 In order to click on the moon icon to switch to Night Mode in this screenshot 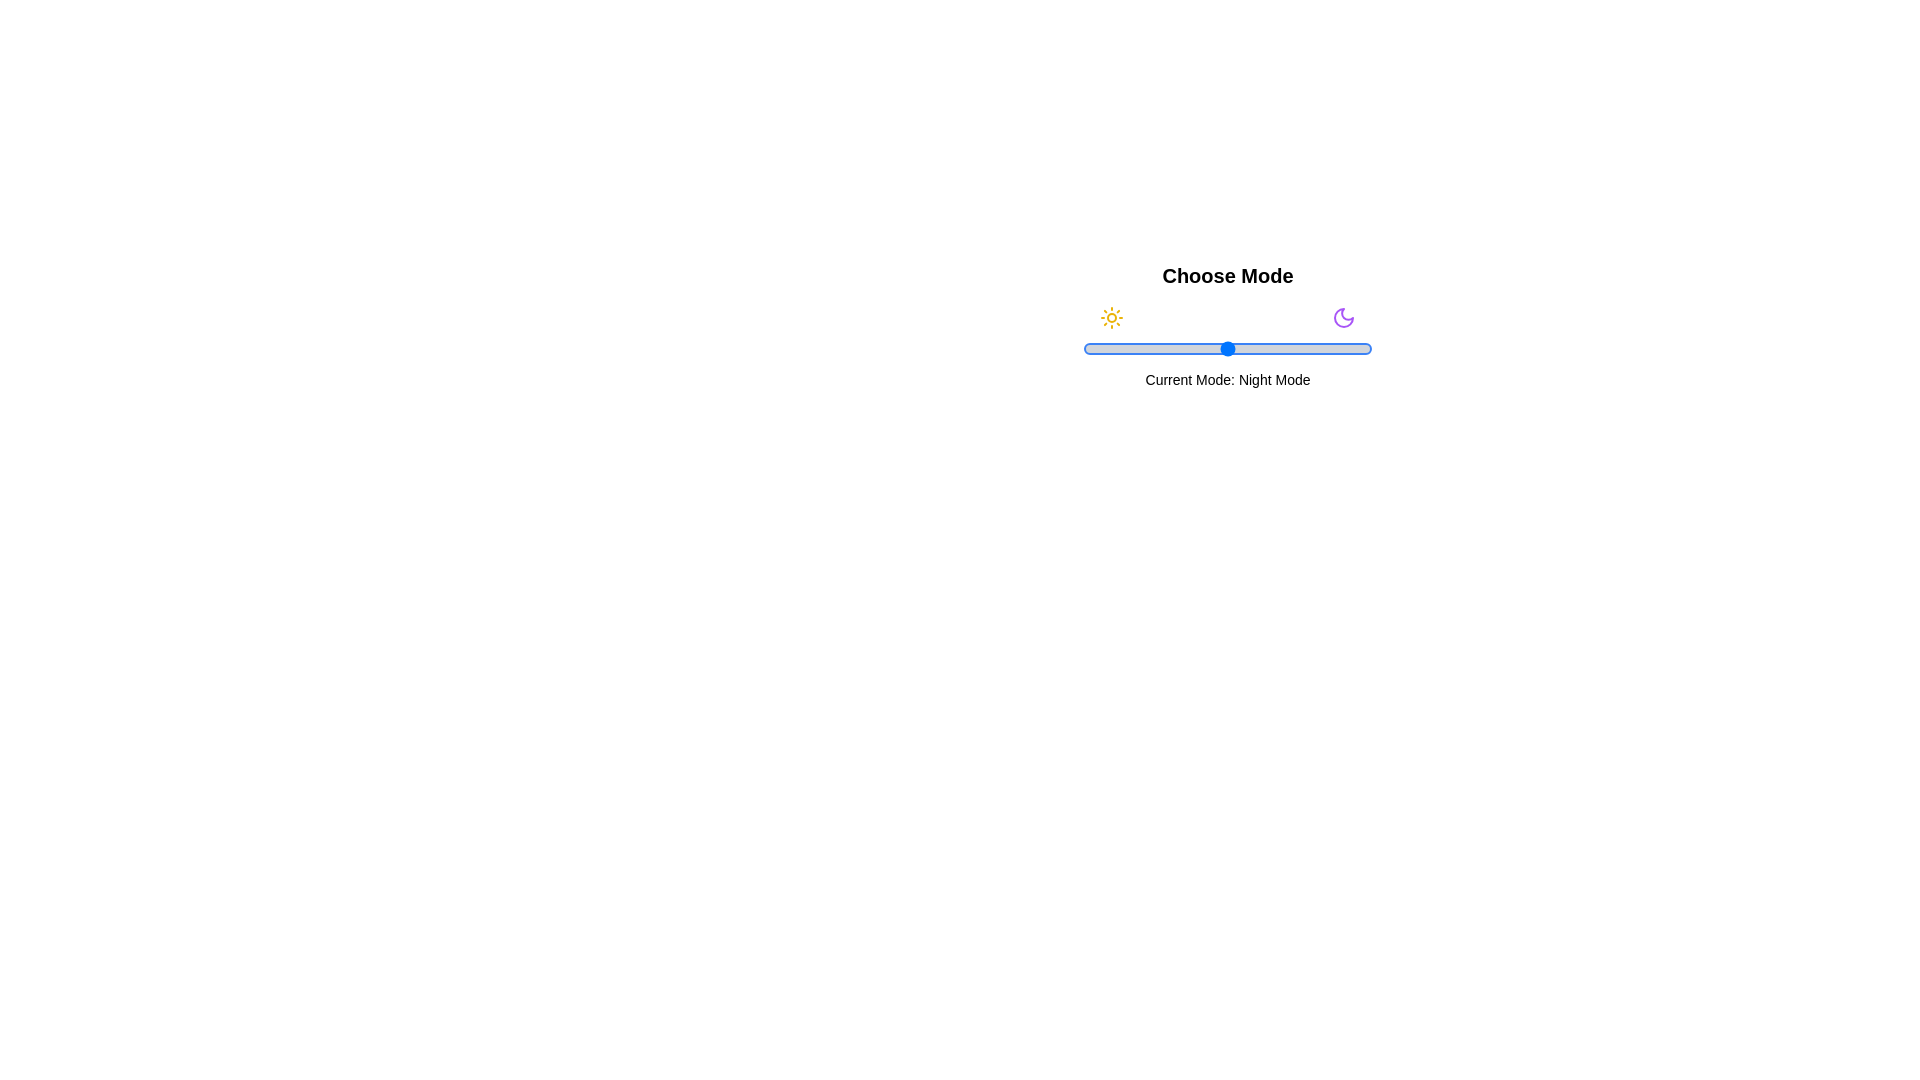, I will do `click(1344, 316)`.